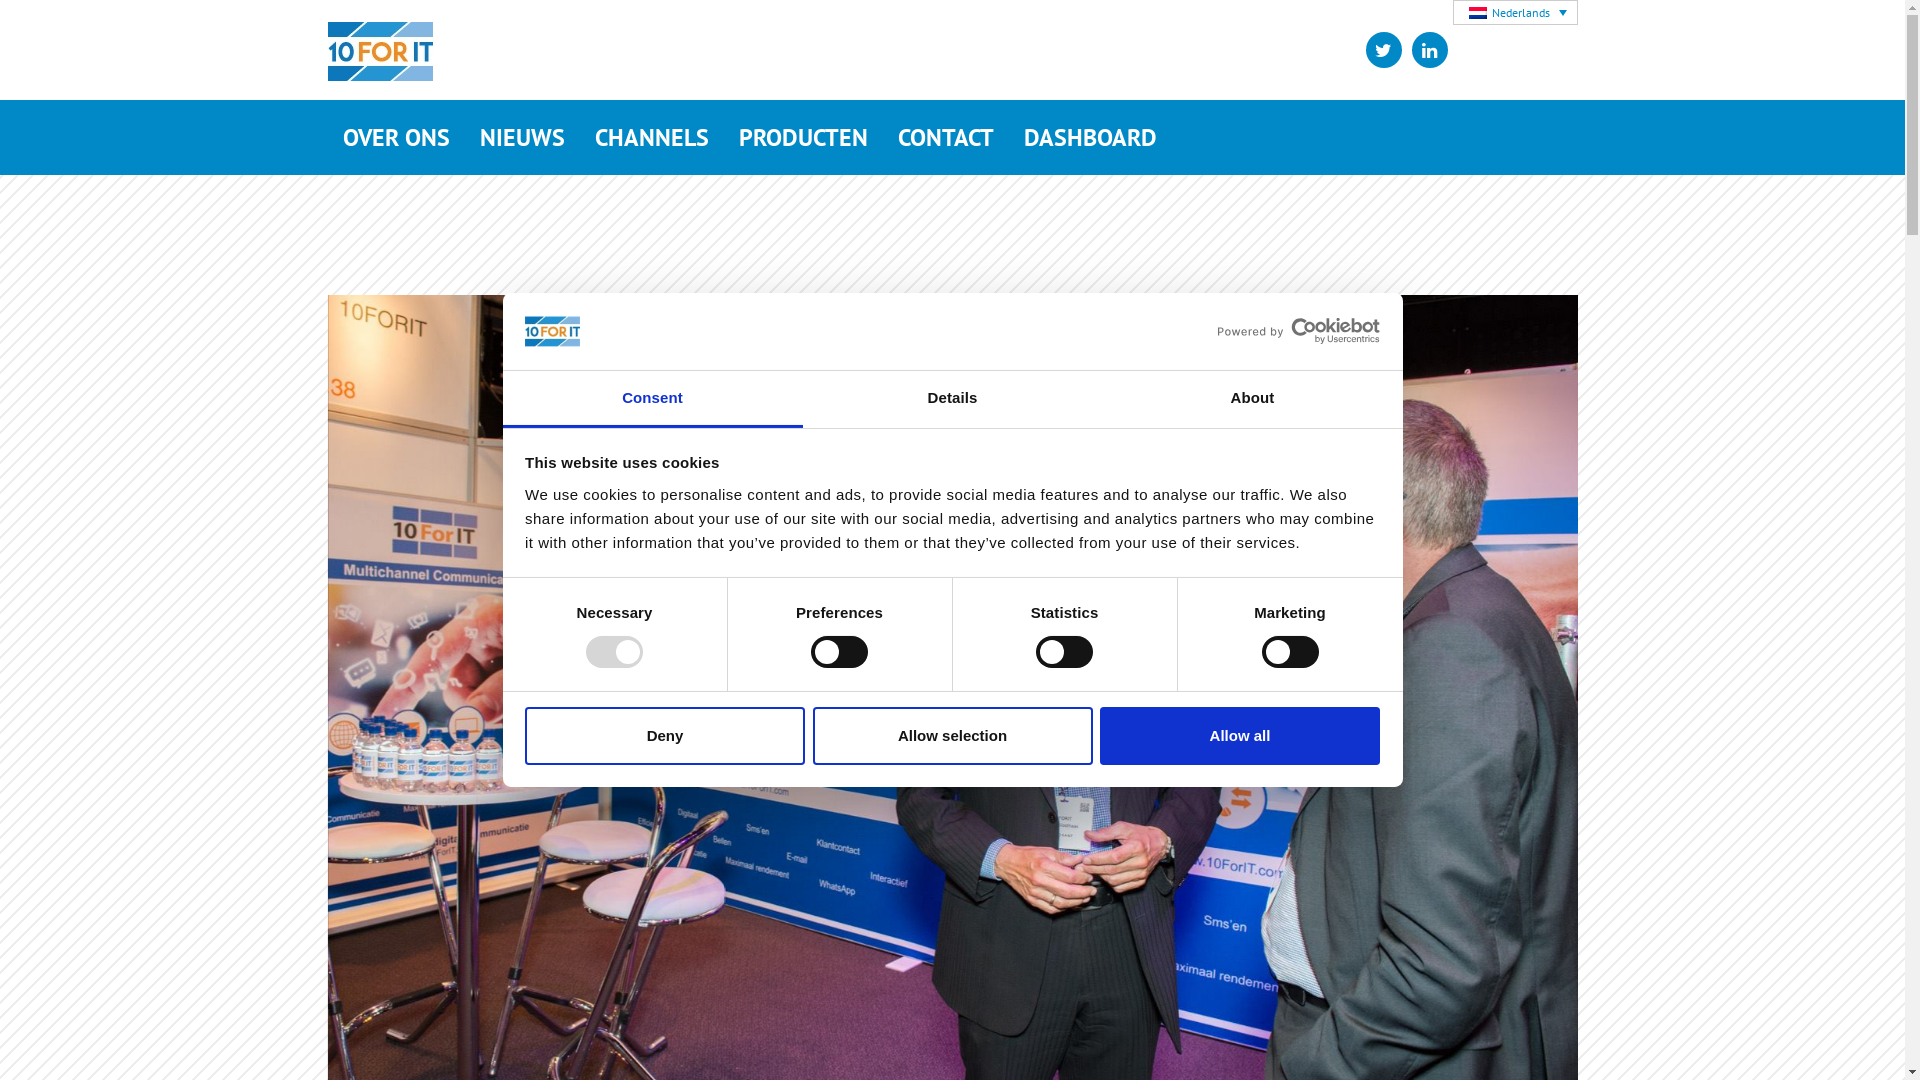 The height and width of the screenshot is (1080, 1920). Describe the element at coordinates (652, 399) in the screenshot. I see `'Consent'` at that location.